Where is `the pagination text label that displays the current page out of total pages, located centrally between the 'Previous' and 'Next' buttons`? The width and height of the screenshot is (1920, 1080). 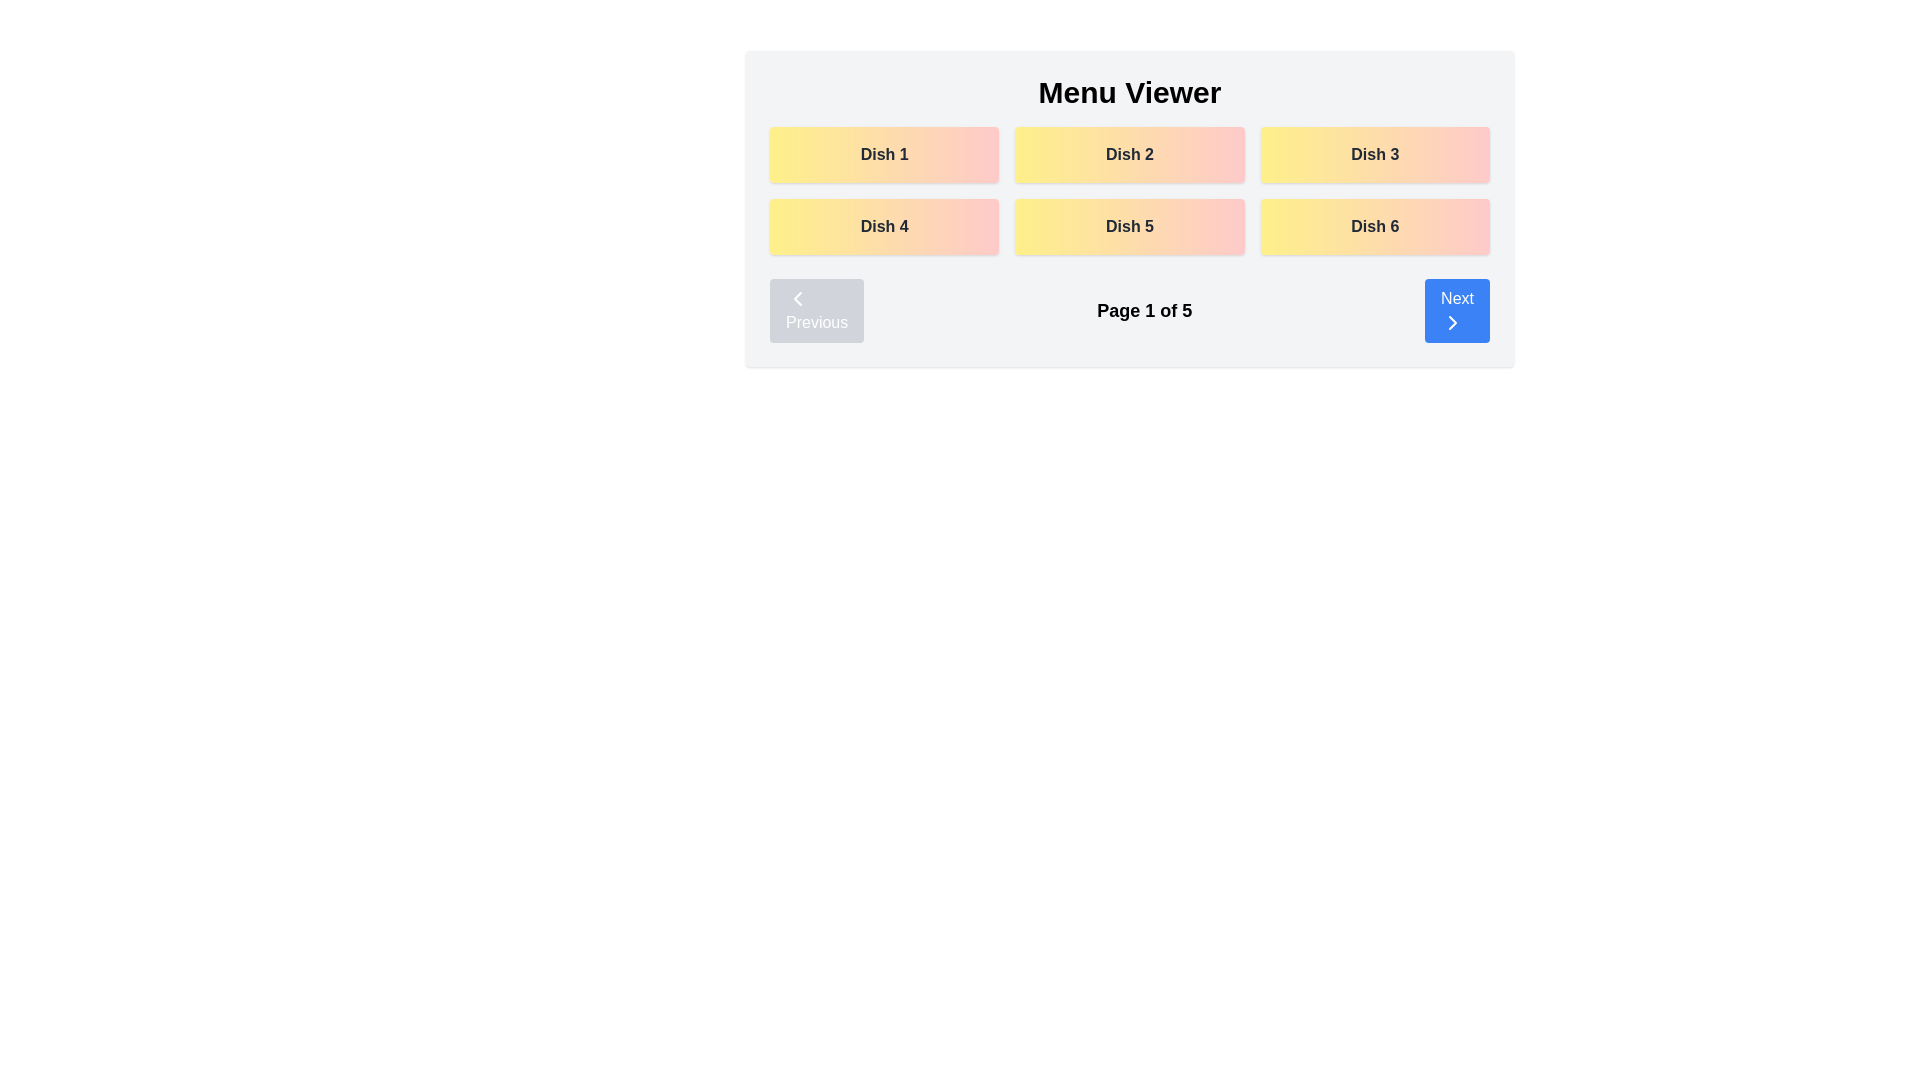
the pagination text label that displays the current page out of total pages, located centrally between the 'Previous' and 'Next' buttons is located at coordinates (1144, 311).